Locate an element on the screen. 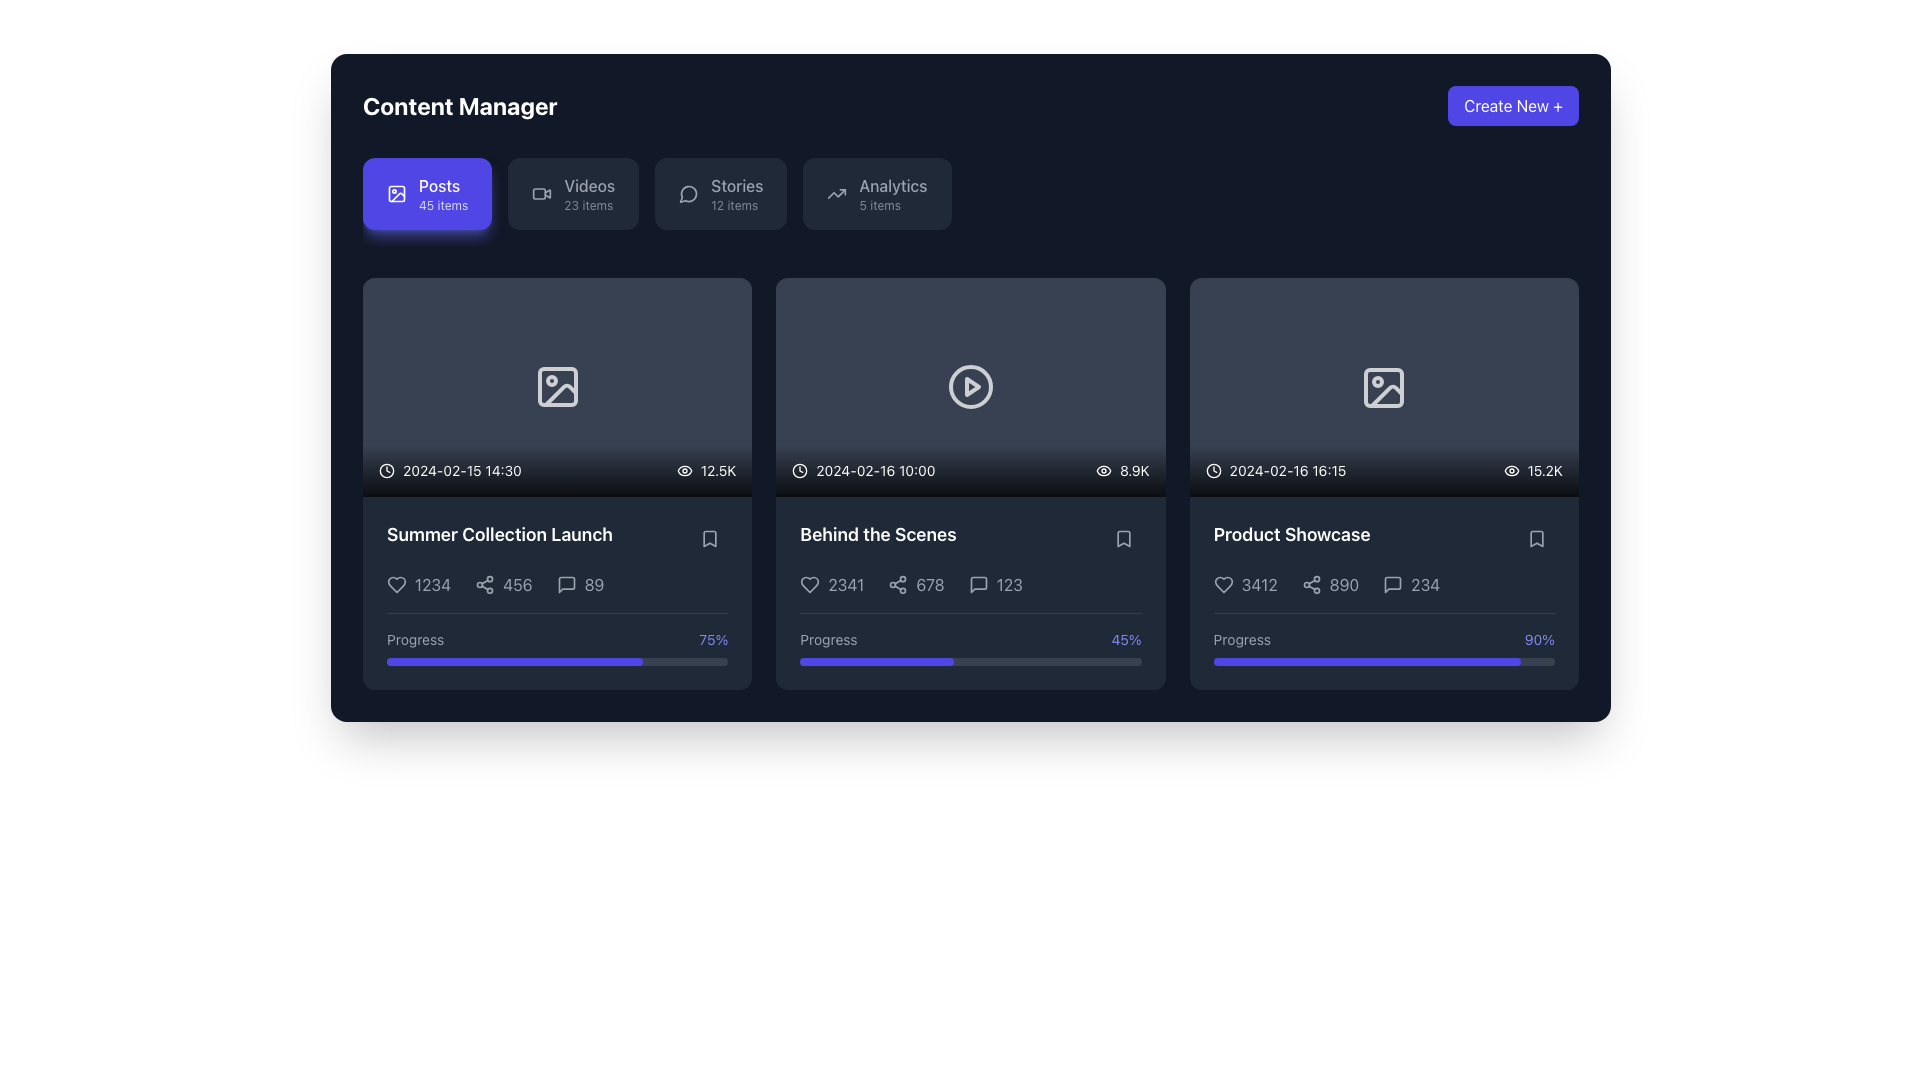  the composite UI element that consists of an eye icon and a text label, indicating the total number of views or impressions, positioned to the right of the timestamp '2024-02-15 14:30' and above the title 'Summer Collection Launch' is located at coordinates (706, 470).